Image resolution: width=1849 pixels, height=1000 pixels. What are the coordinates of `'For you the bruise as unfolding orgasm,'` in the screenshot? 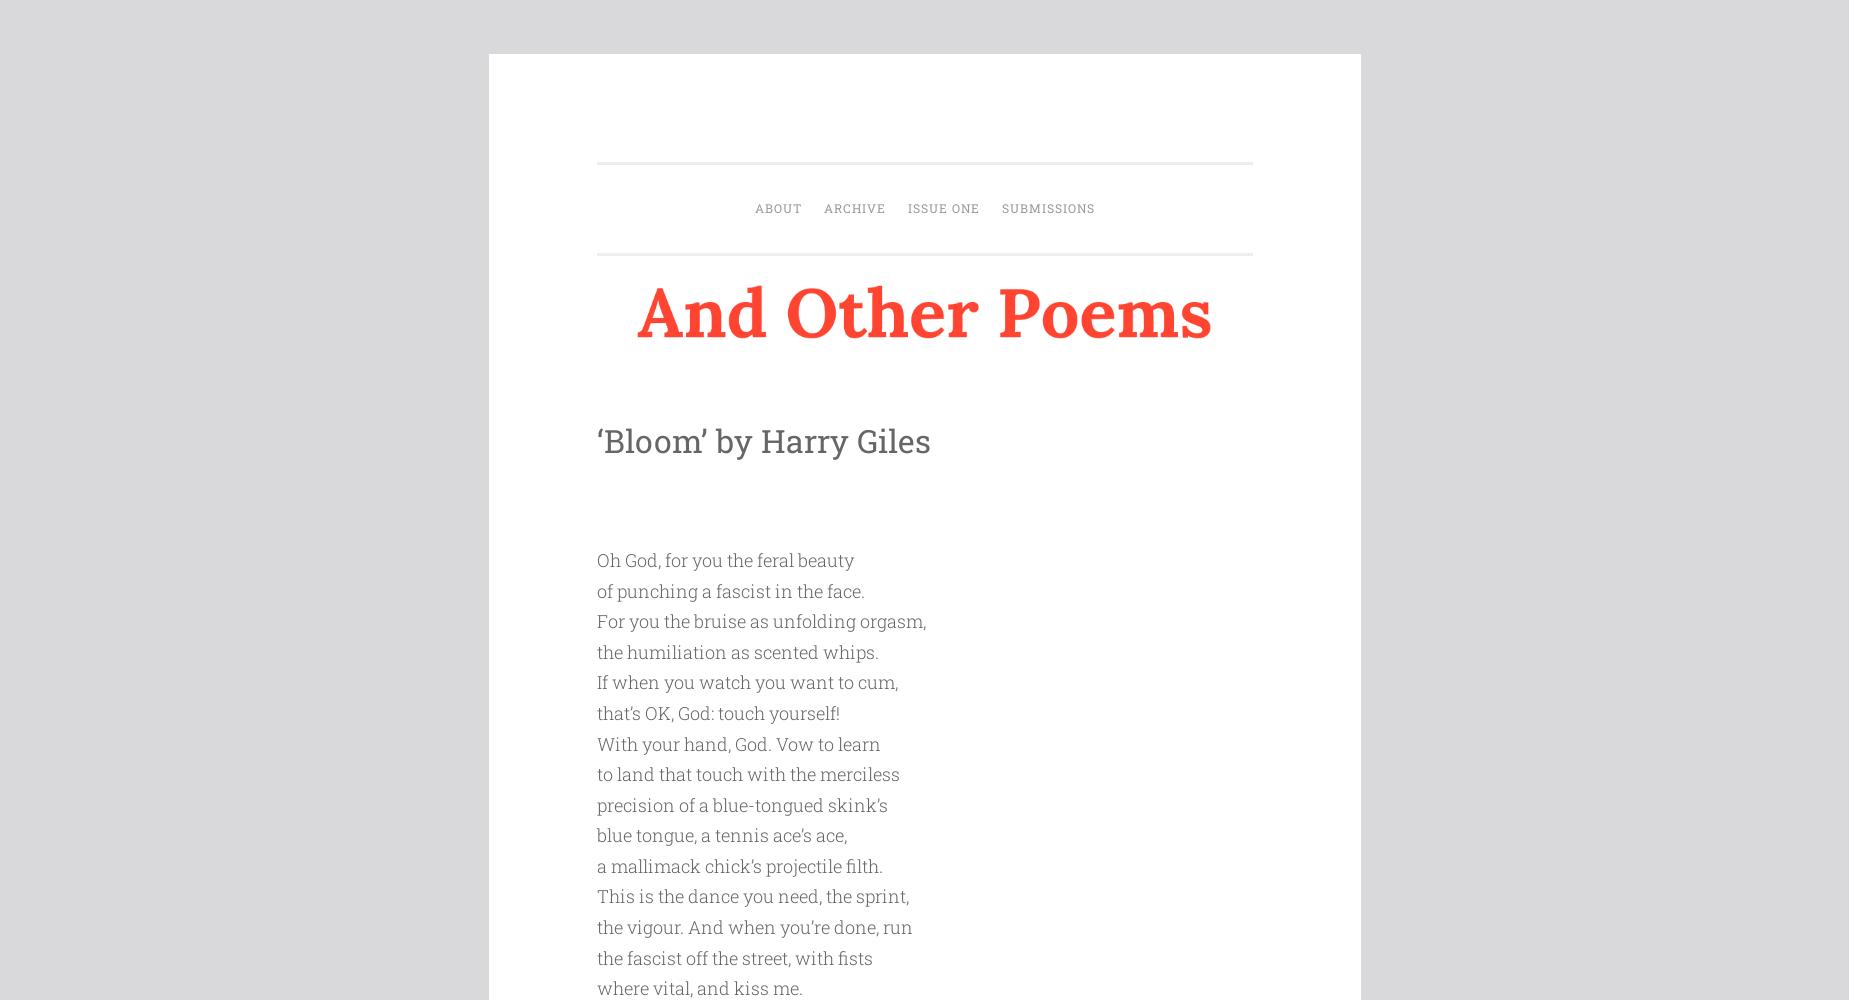 It's located at (759, 620).